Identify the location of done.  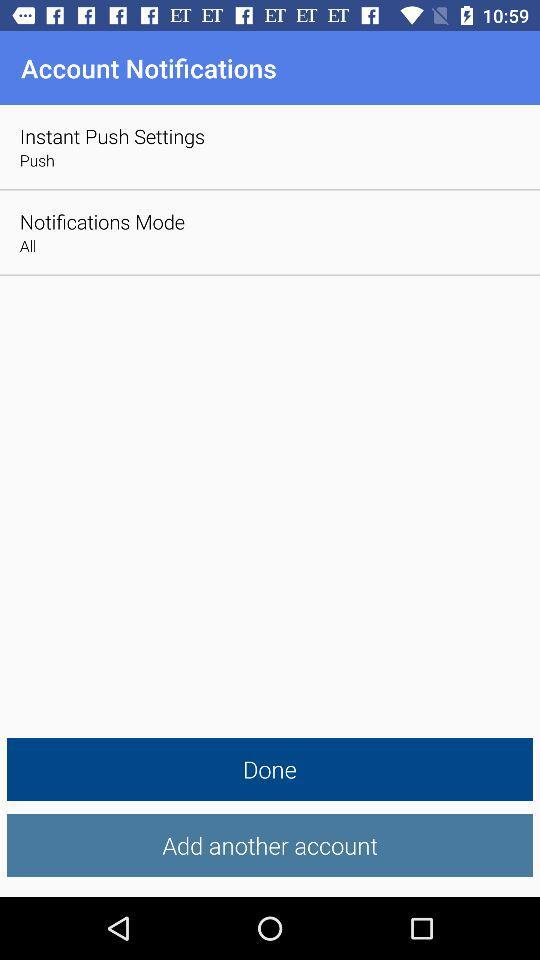
(270, 768).